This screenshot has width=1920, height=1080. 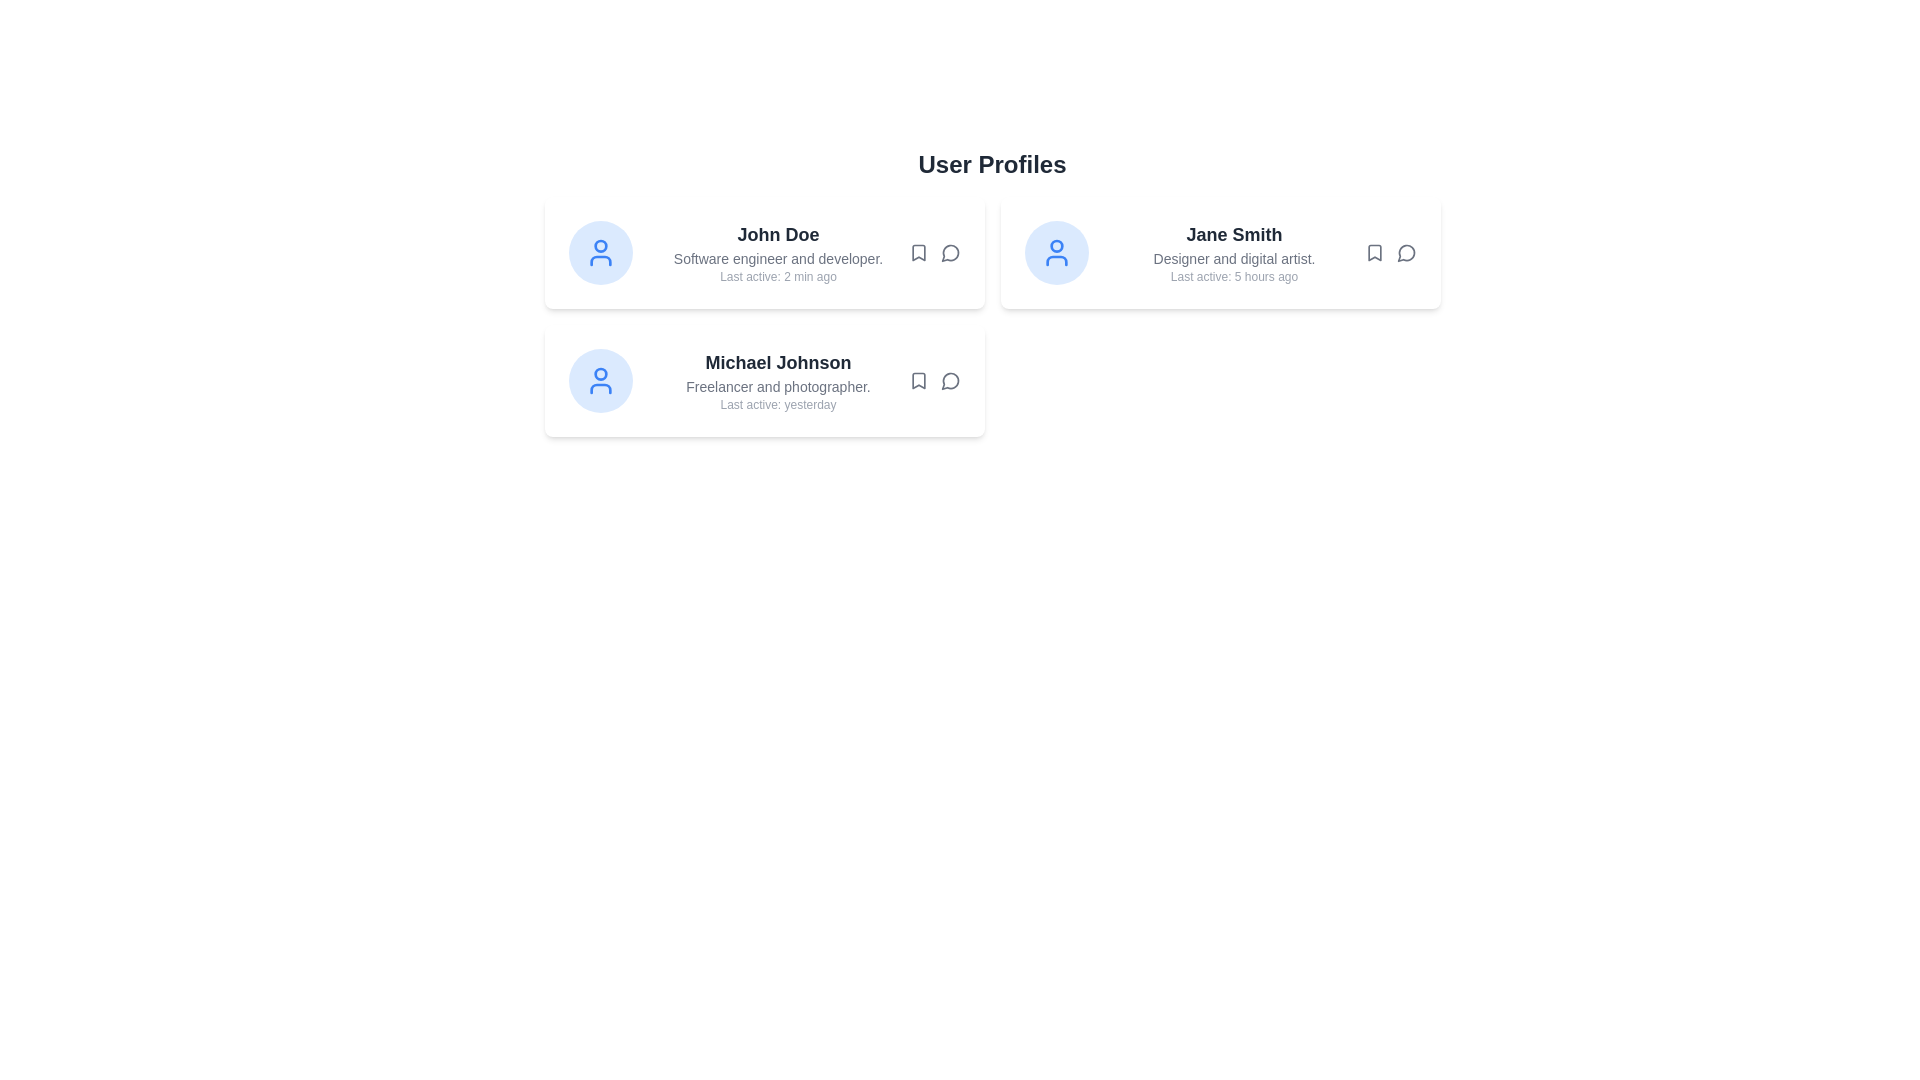 What do you see at coordinates (917, 252) in the screenshot?
I see `the bookmark icon, which is a small gray and blue minimalistic icon located within the card for 'John Doe', positioned to the right of their name and description` at bounding box center [917, 252].